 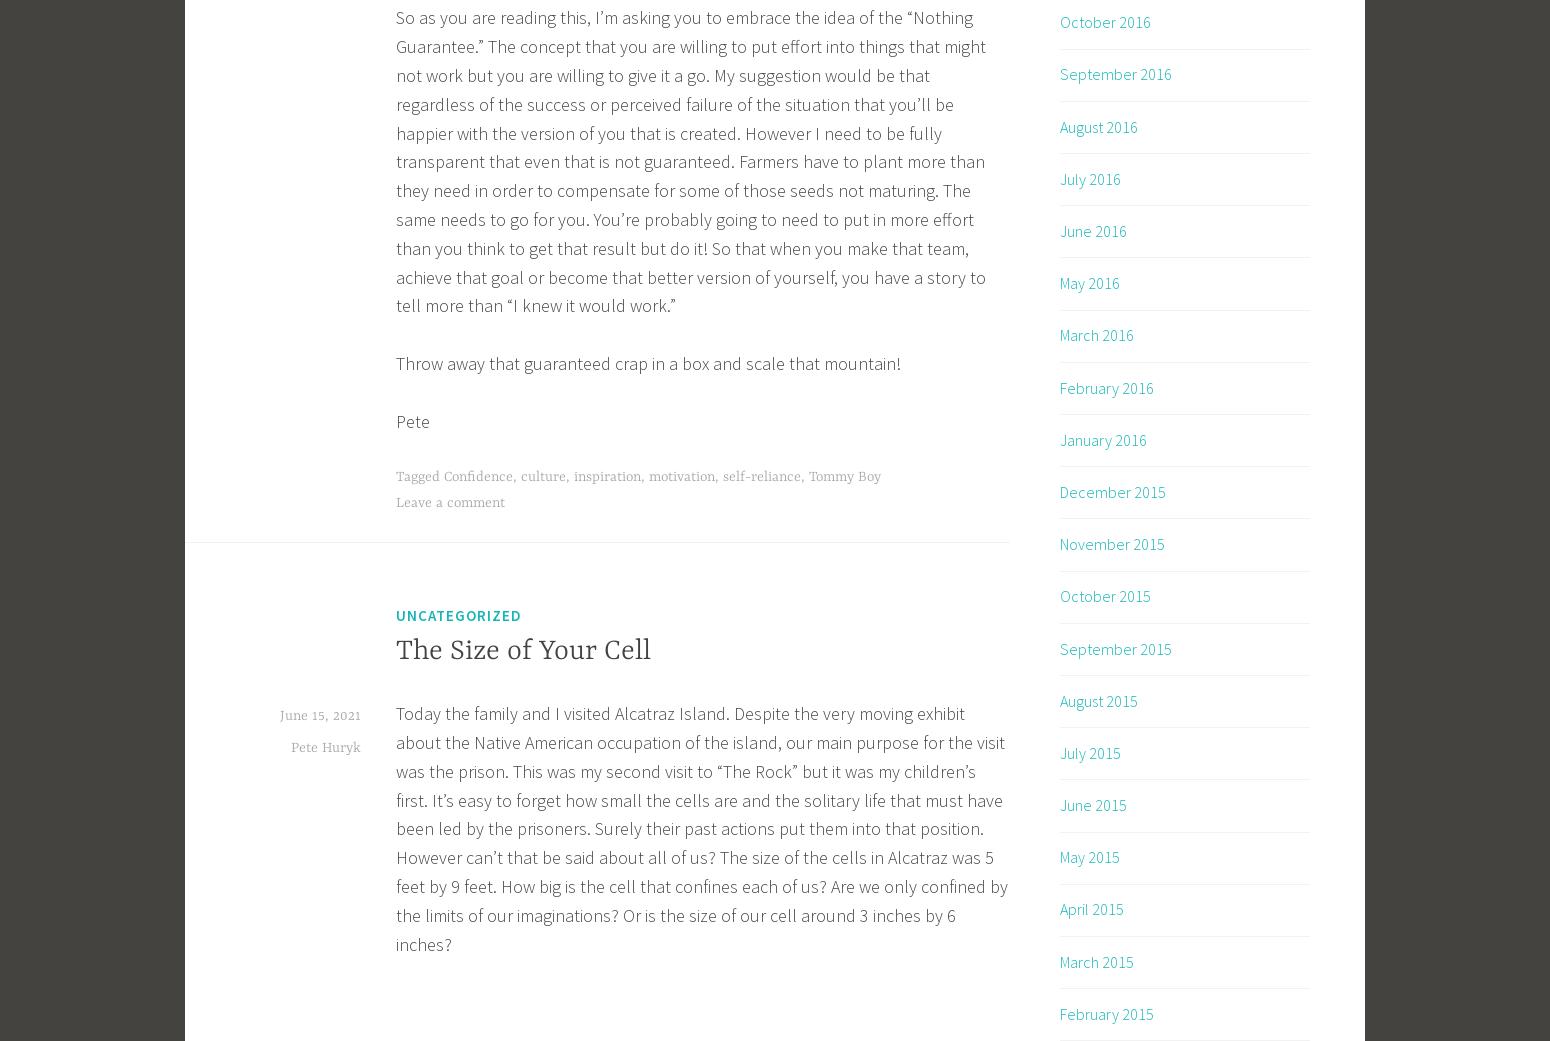 What do you see at coordinates (844, 475) in the screenshot?
I see `'Tommy Boy'` at bounding box center [844, 475].